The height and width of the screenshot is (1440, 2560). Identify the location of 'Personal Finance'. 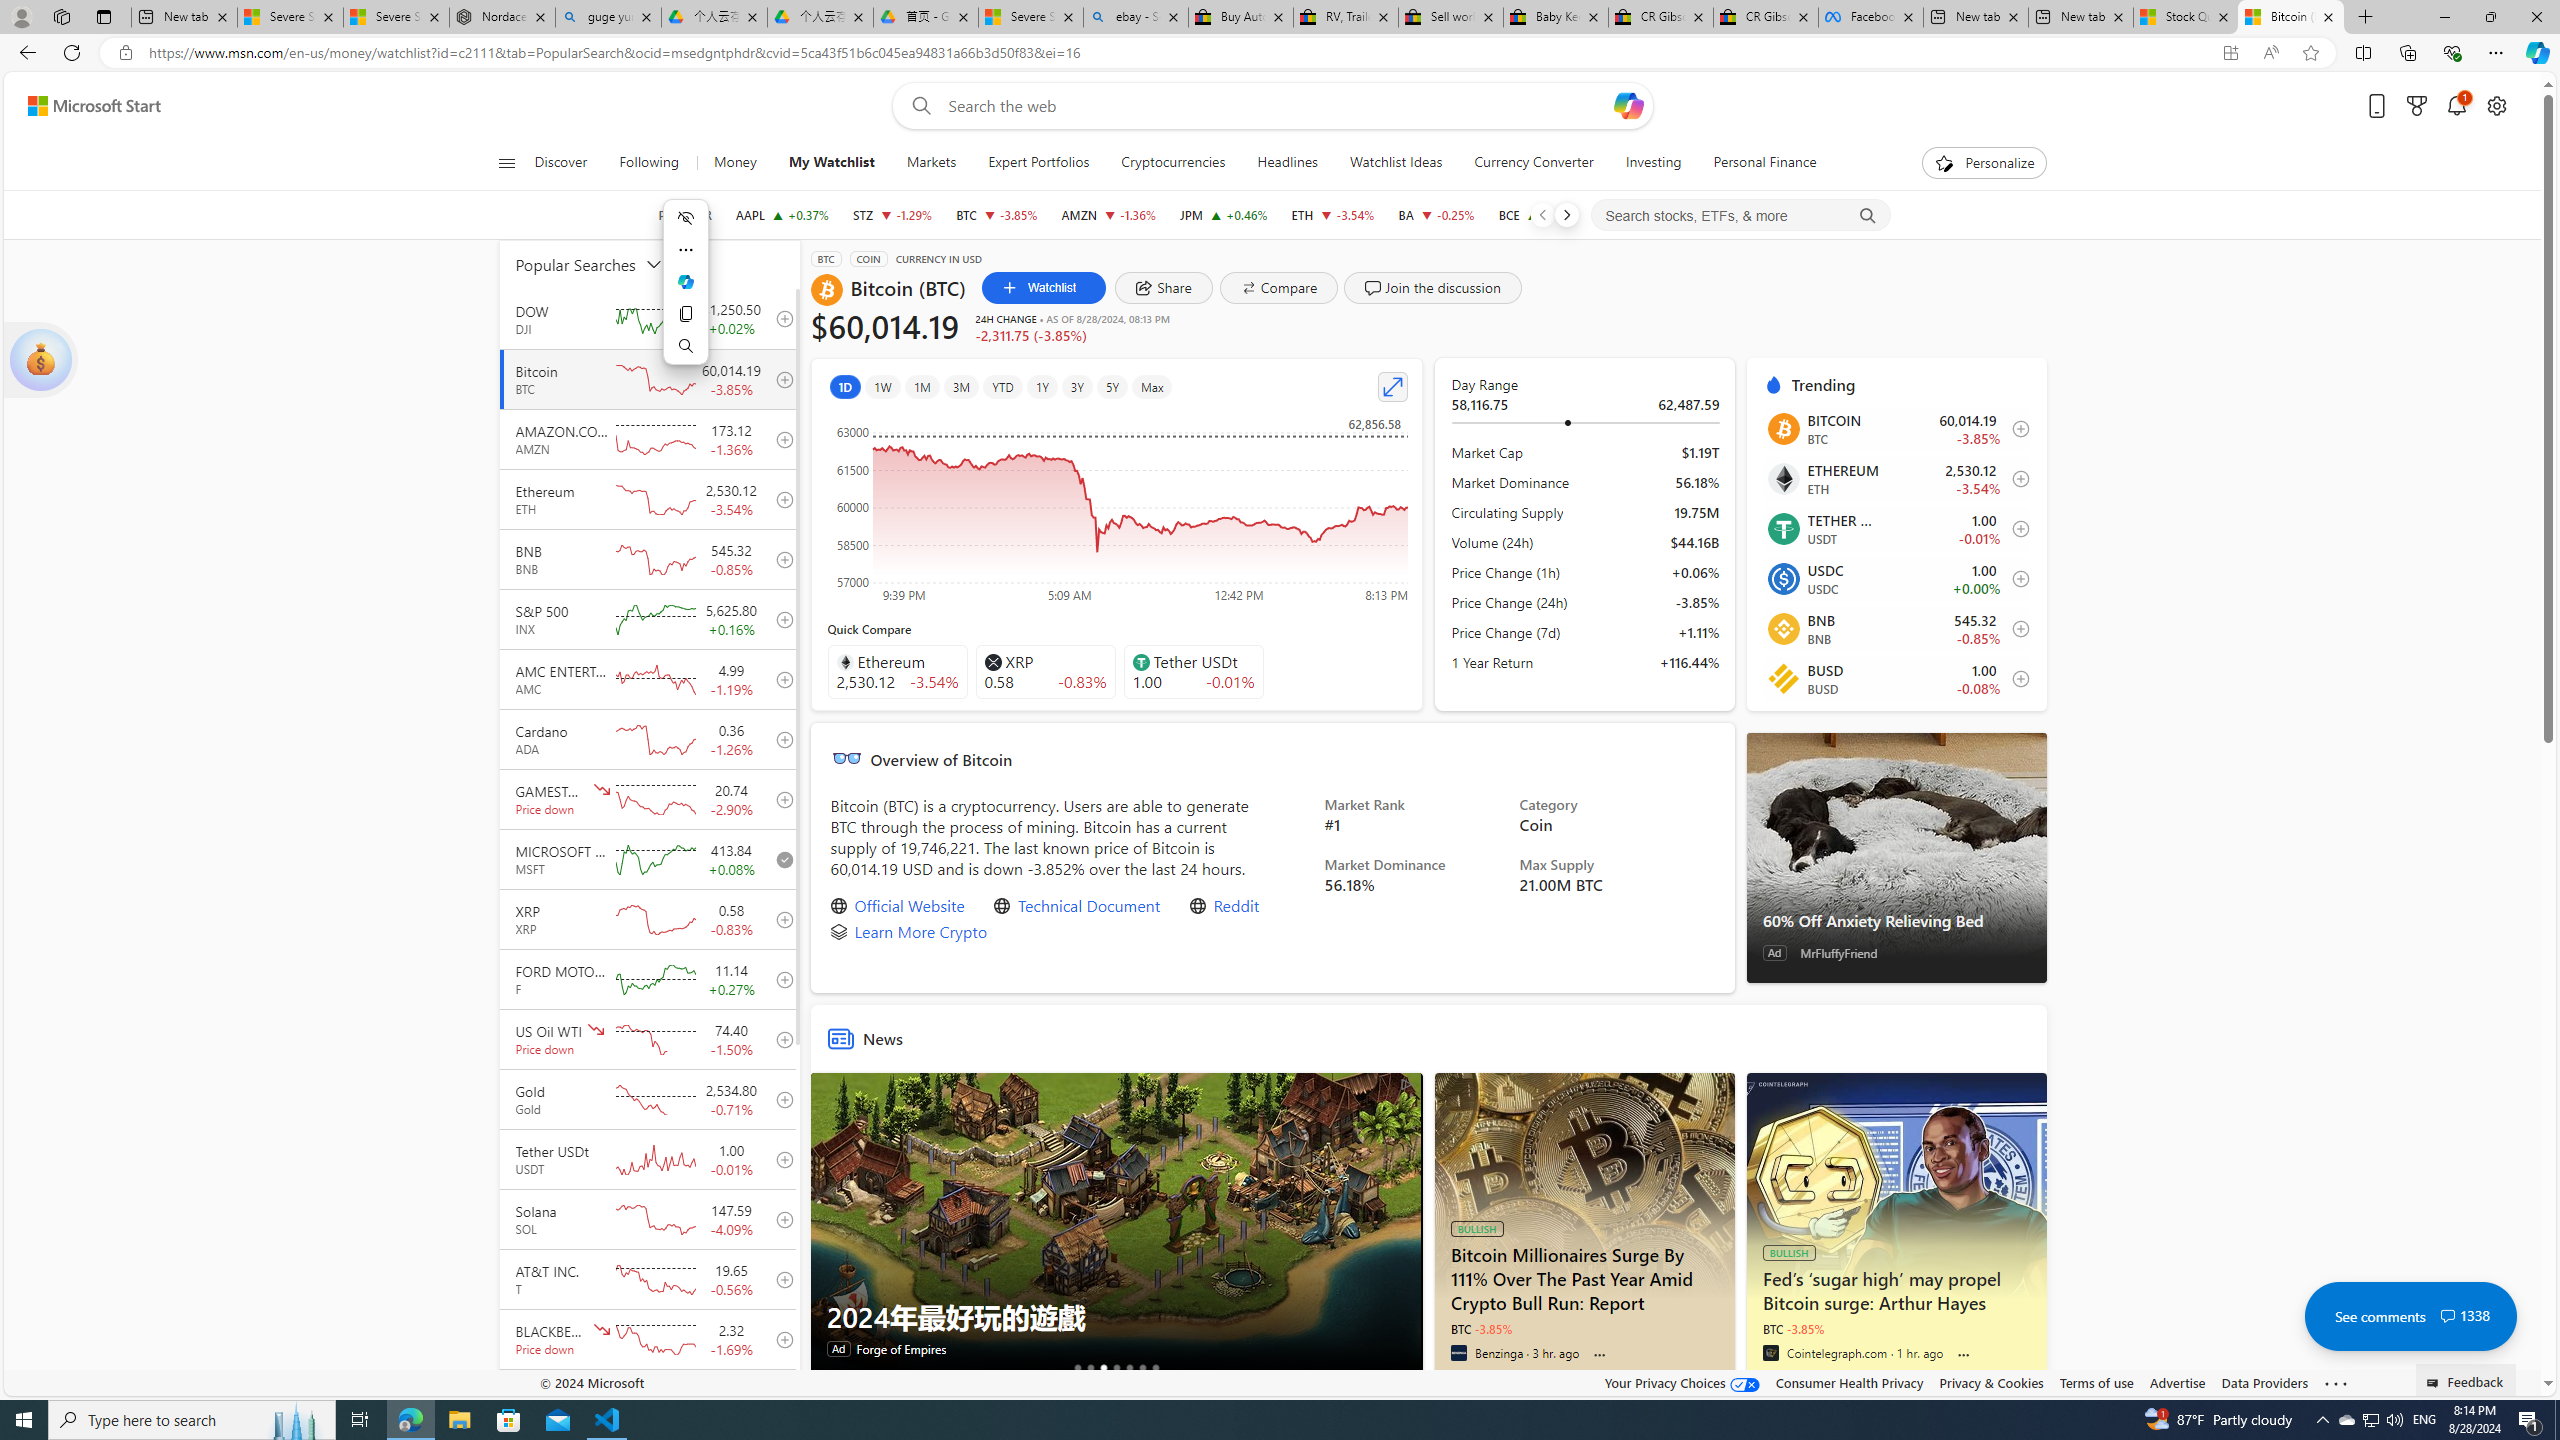
(1765, 162).